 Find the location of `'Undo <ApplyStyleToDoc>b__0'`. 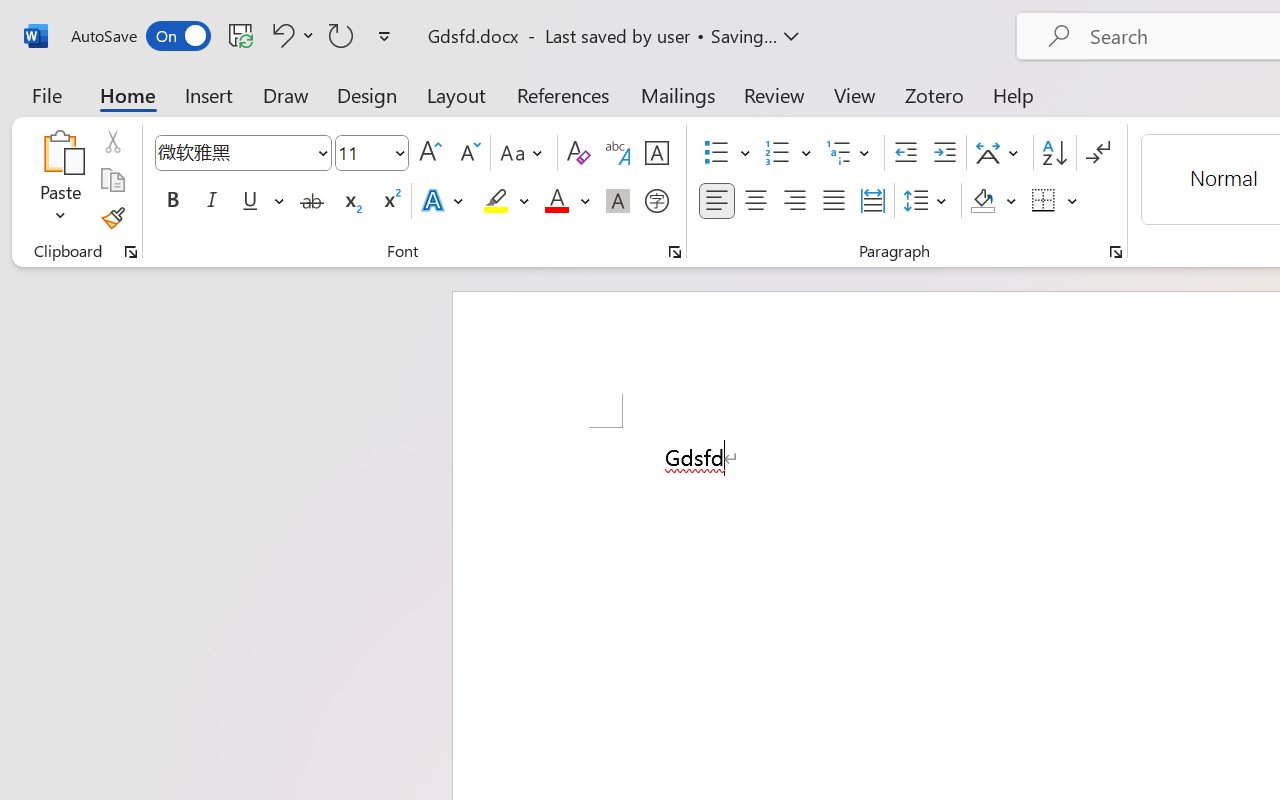

'Undo <ApplyStyleToDoc>b__0' is located at coordinates (289, 34).